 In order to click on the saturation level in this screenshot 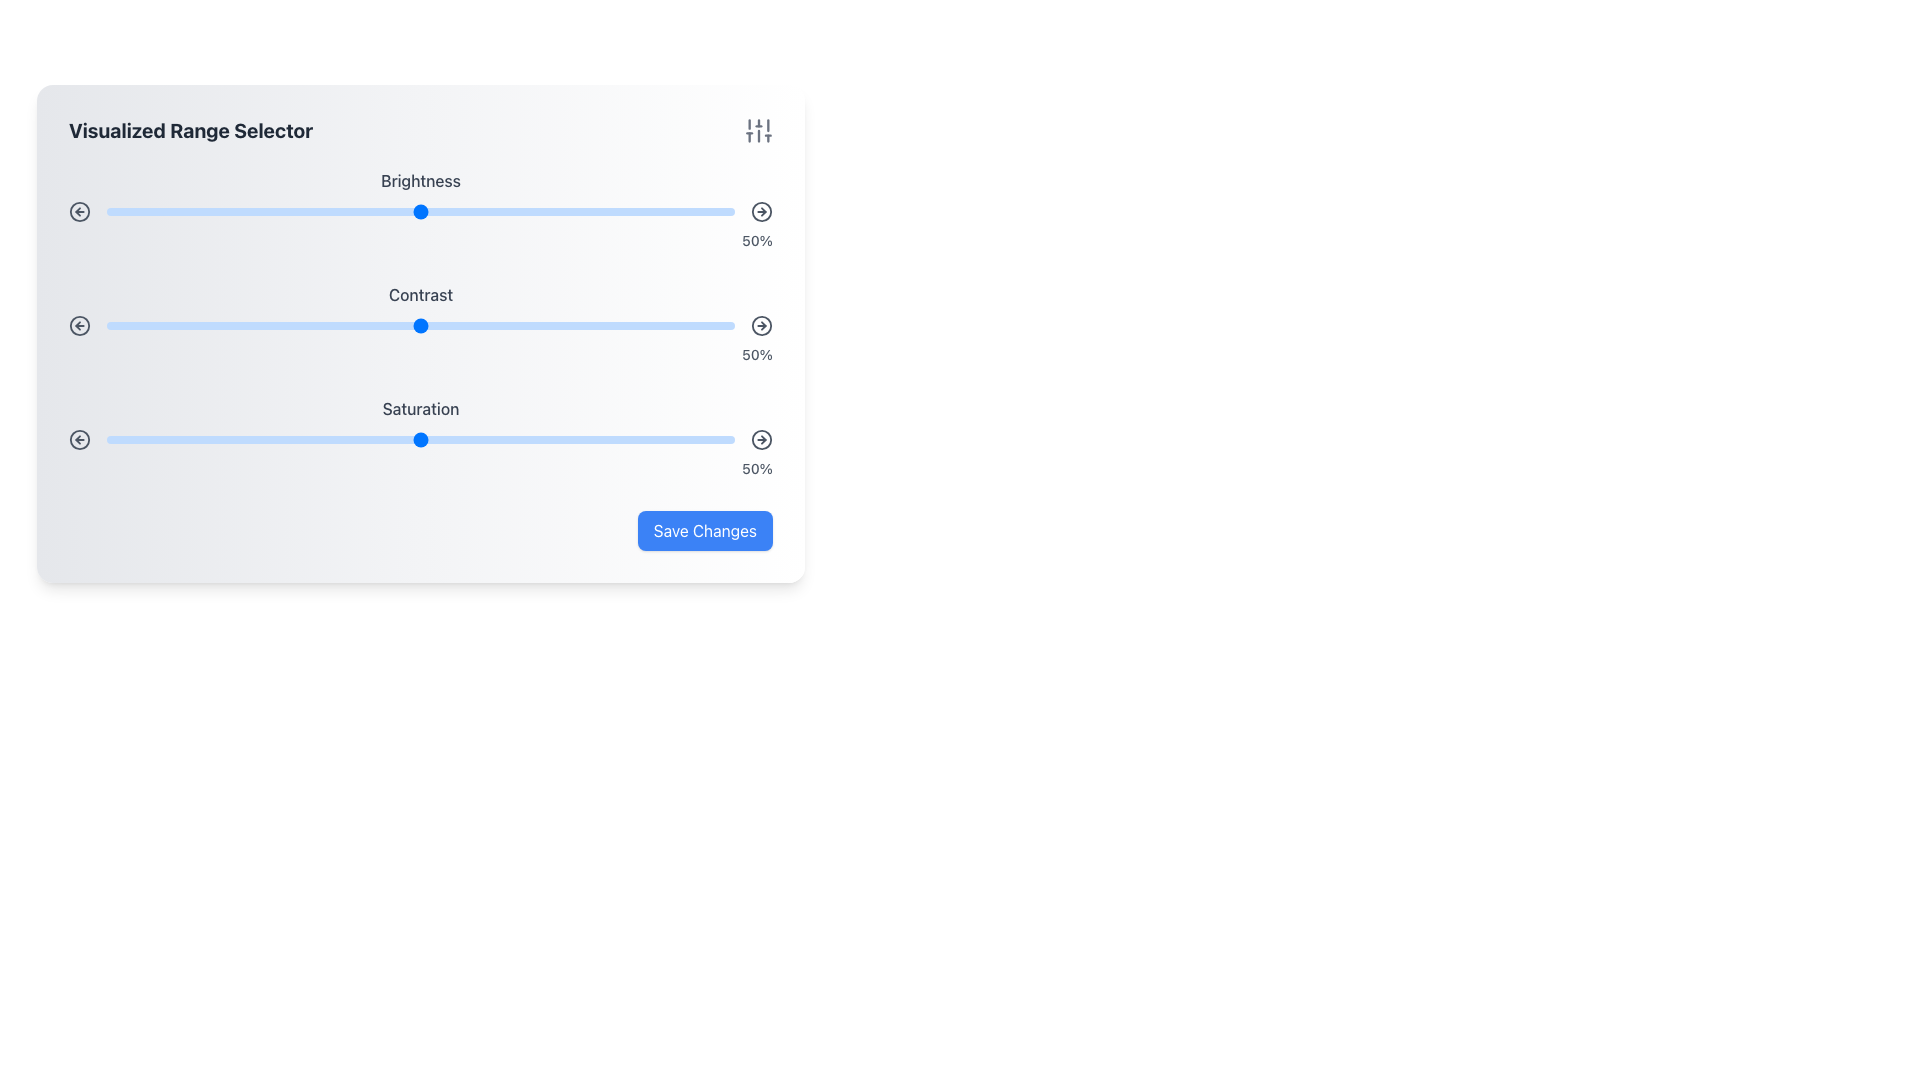, I will do `click(220, 438)`.